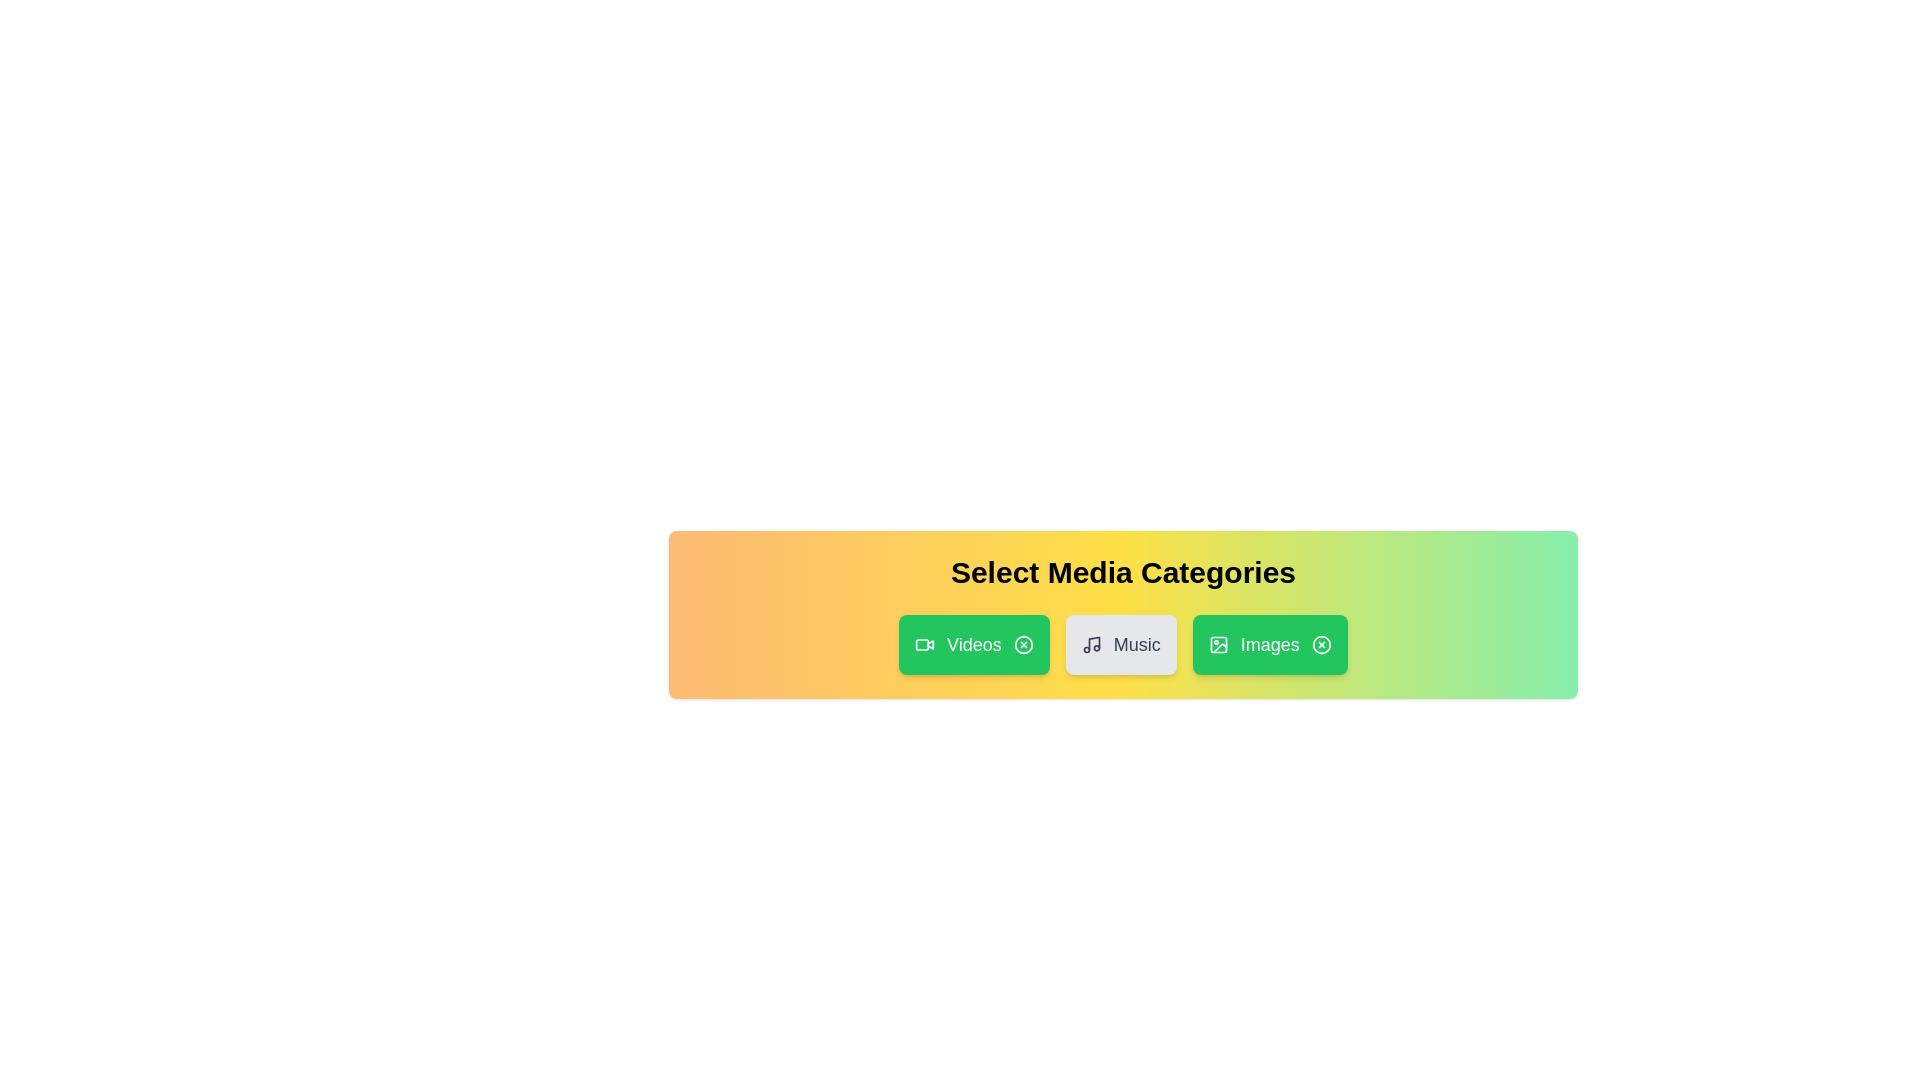 Image resolution: width=1920 pixels, height=1080 pixels. What do you see at coordinates (1121, 644) in the screenshot?
I see `the category button labeled Music` at bounding box center [1121, 644].